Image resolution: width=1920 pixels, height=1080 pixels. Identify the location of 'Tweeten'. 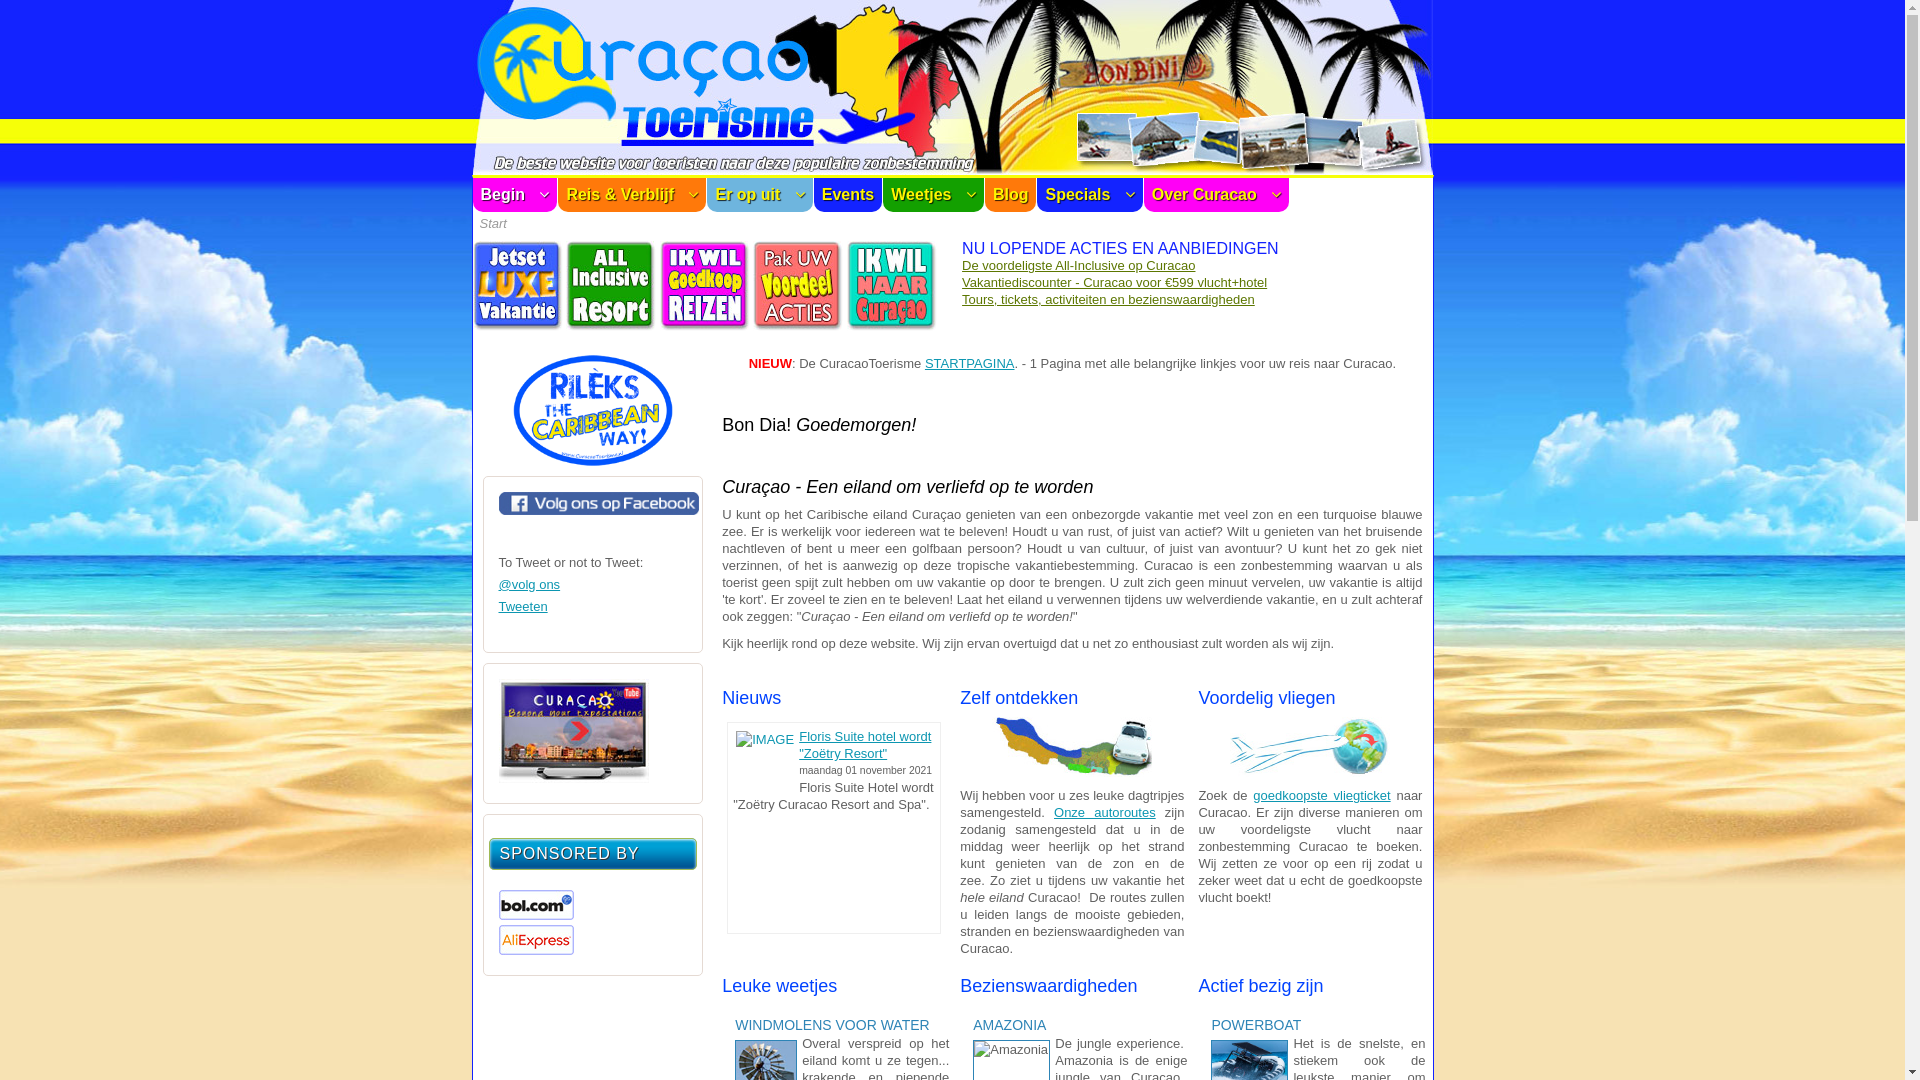
(522, 605).